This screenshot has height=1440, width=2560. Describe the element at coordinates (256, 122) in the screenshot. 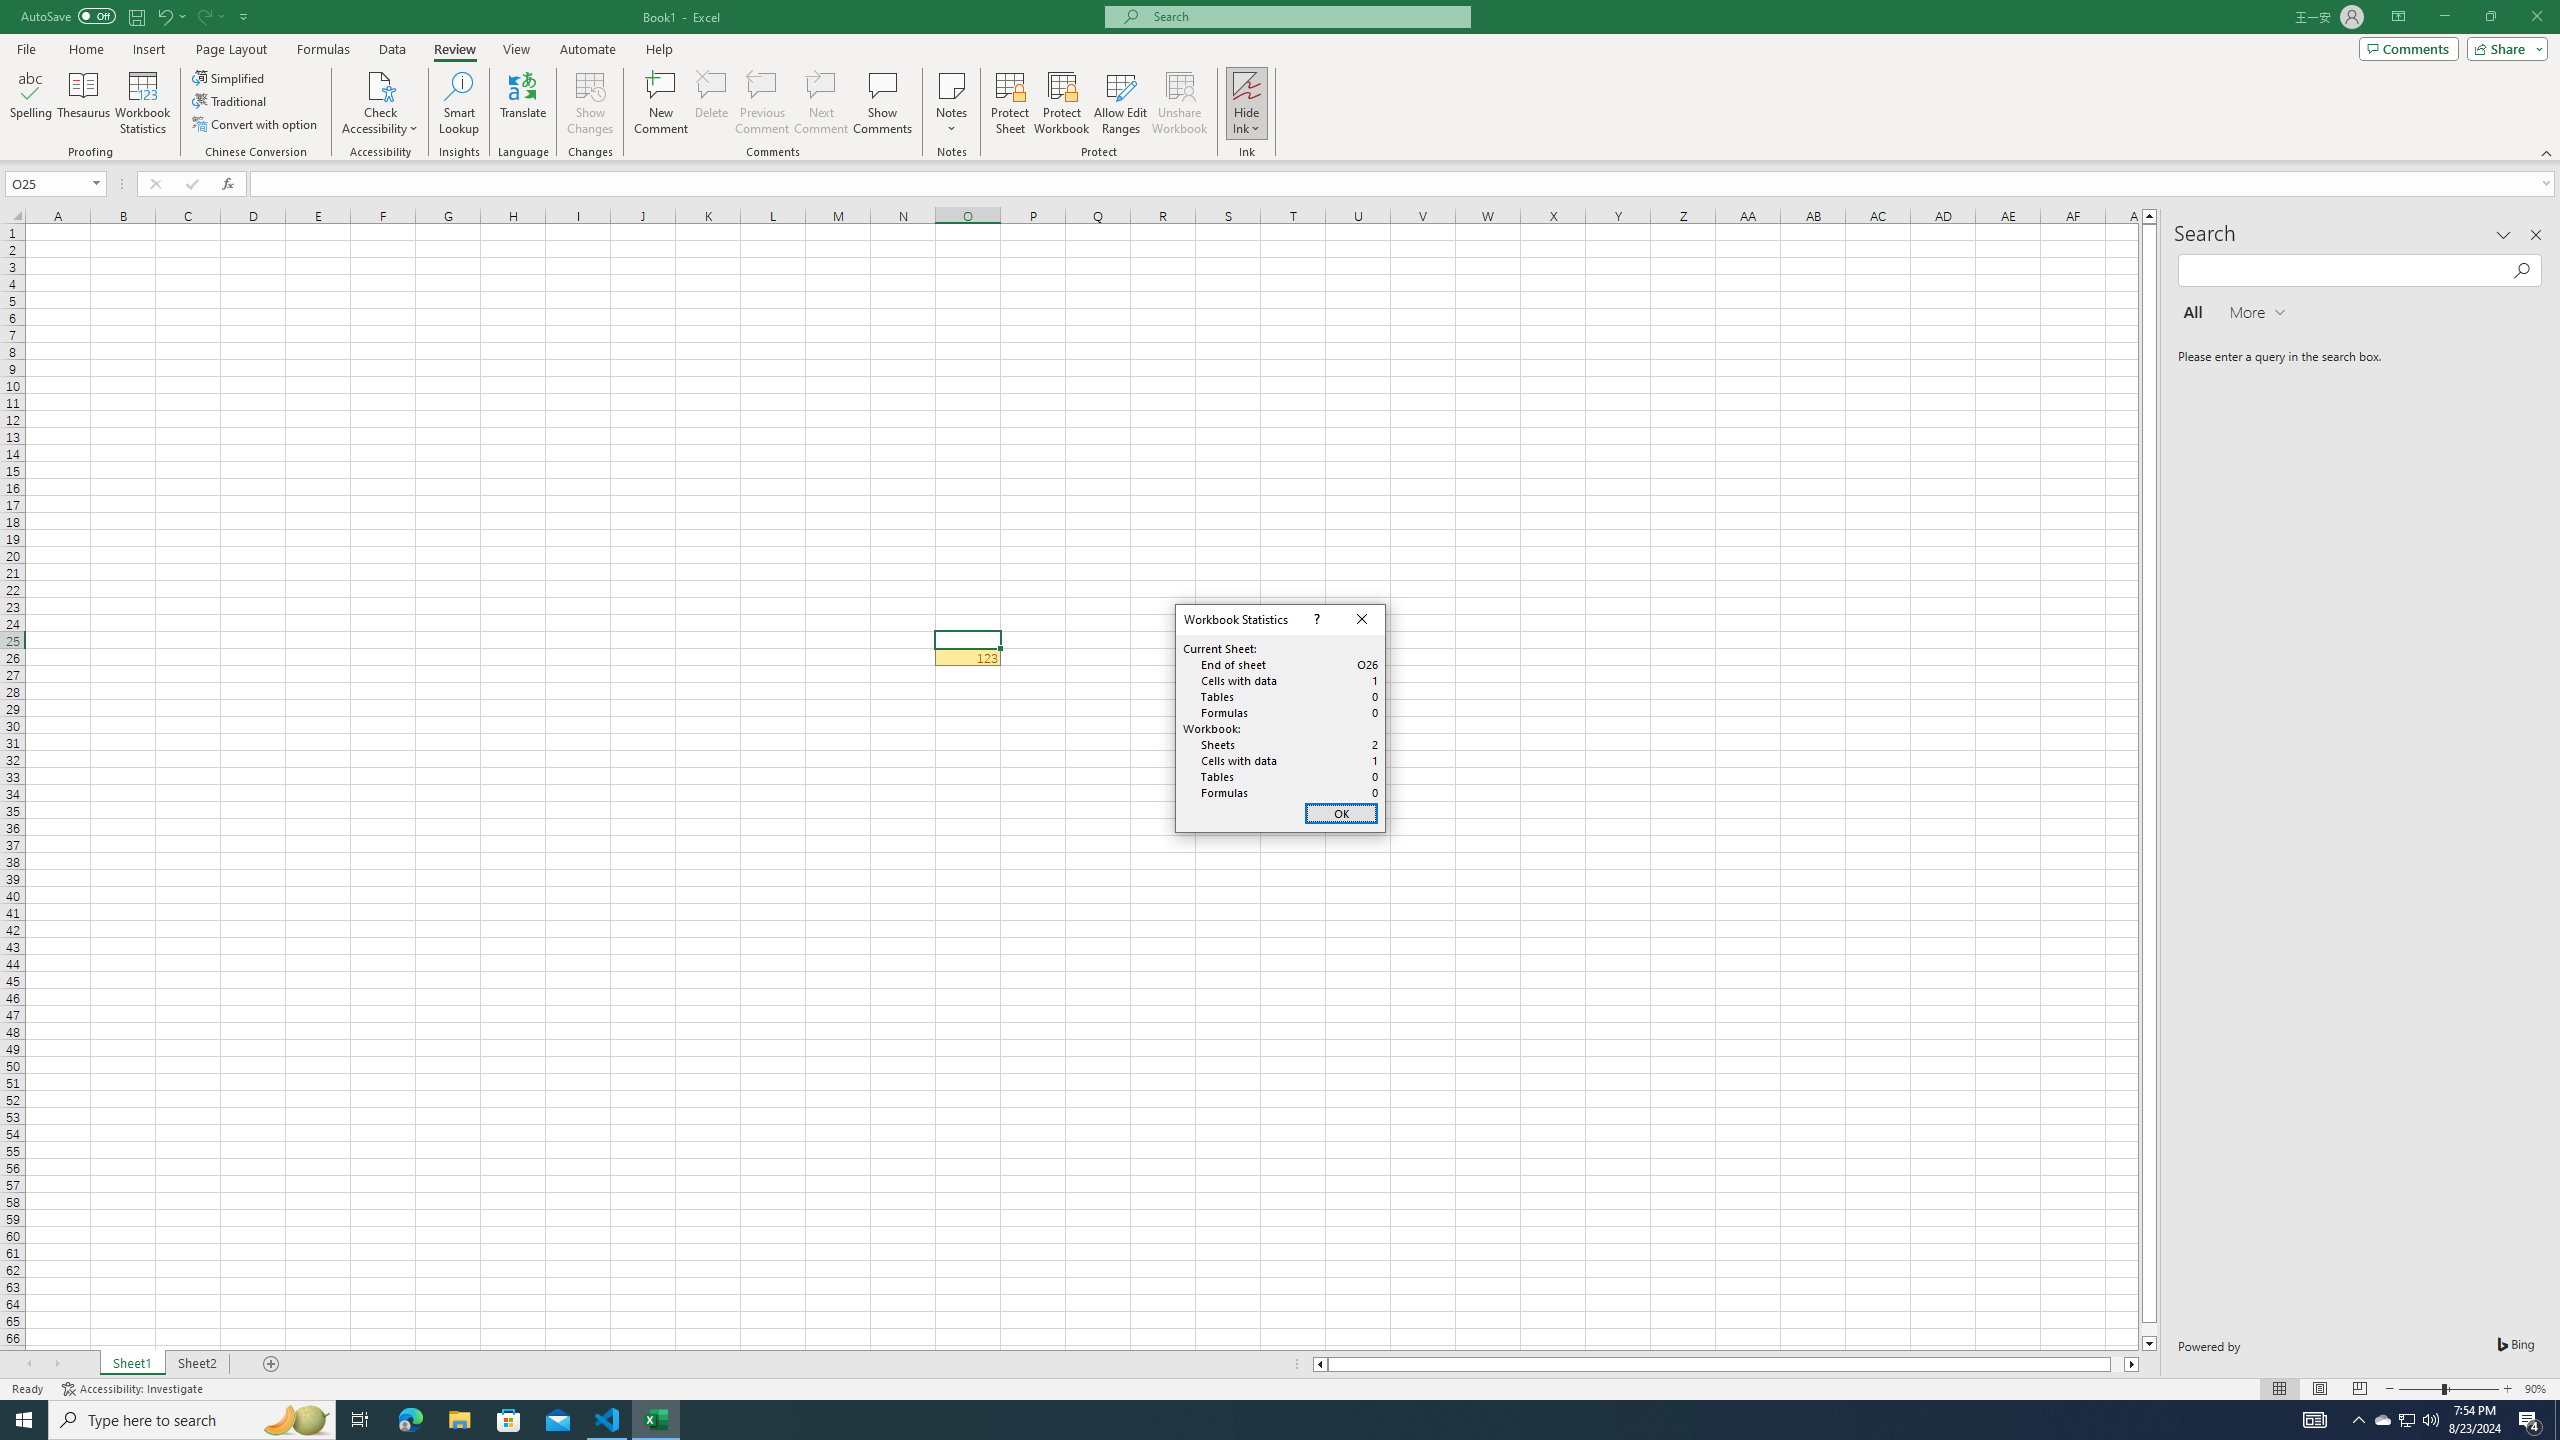

I see `'Convert with option'` at that location.